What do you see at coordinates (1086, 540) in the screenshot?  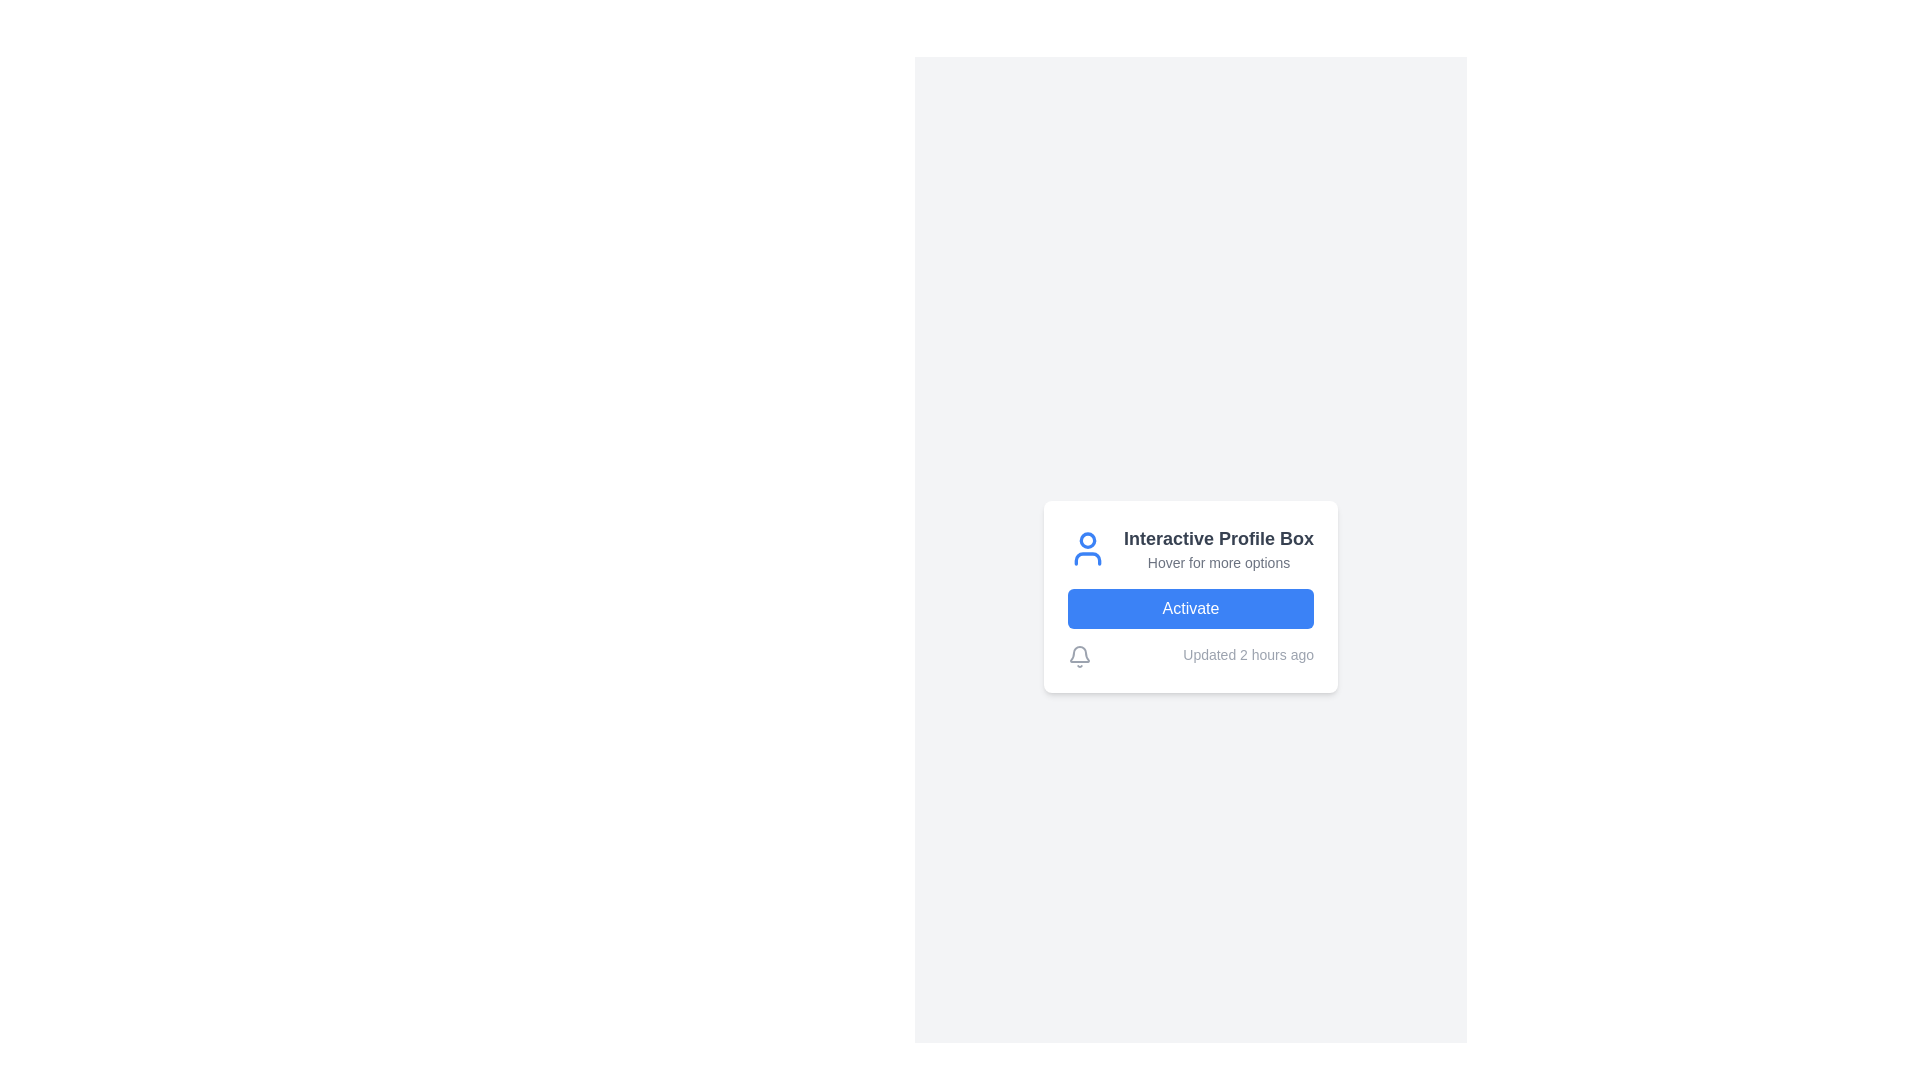 I see `the small circular graphical element located at the top center of the user icon in the 'Interactive Profile Box', which is styled with a blue hue` at bounding box center [1086, 540].